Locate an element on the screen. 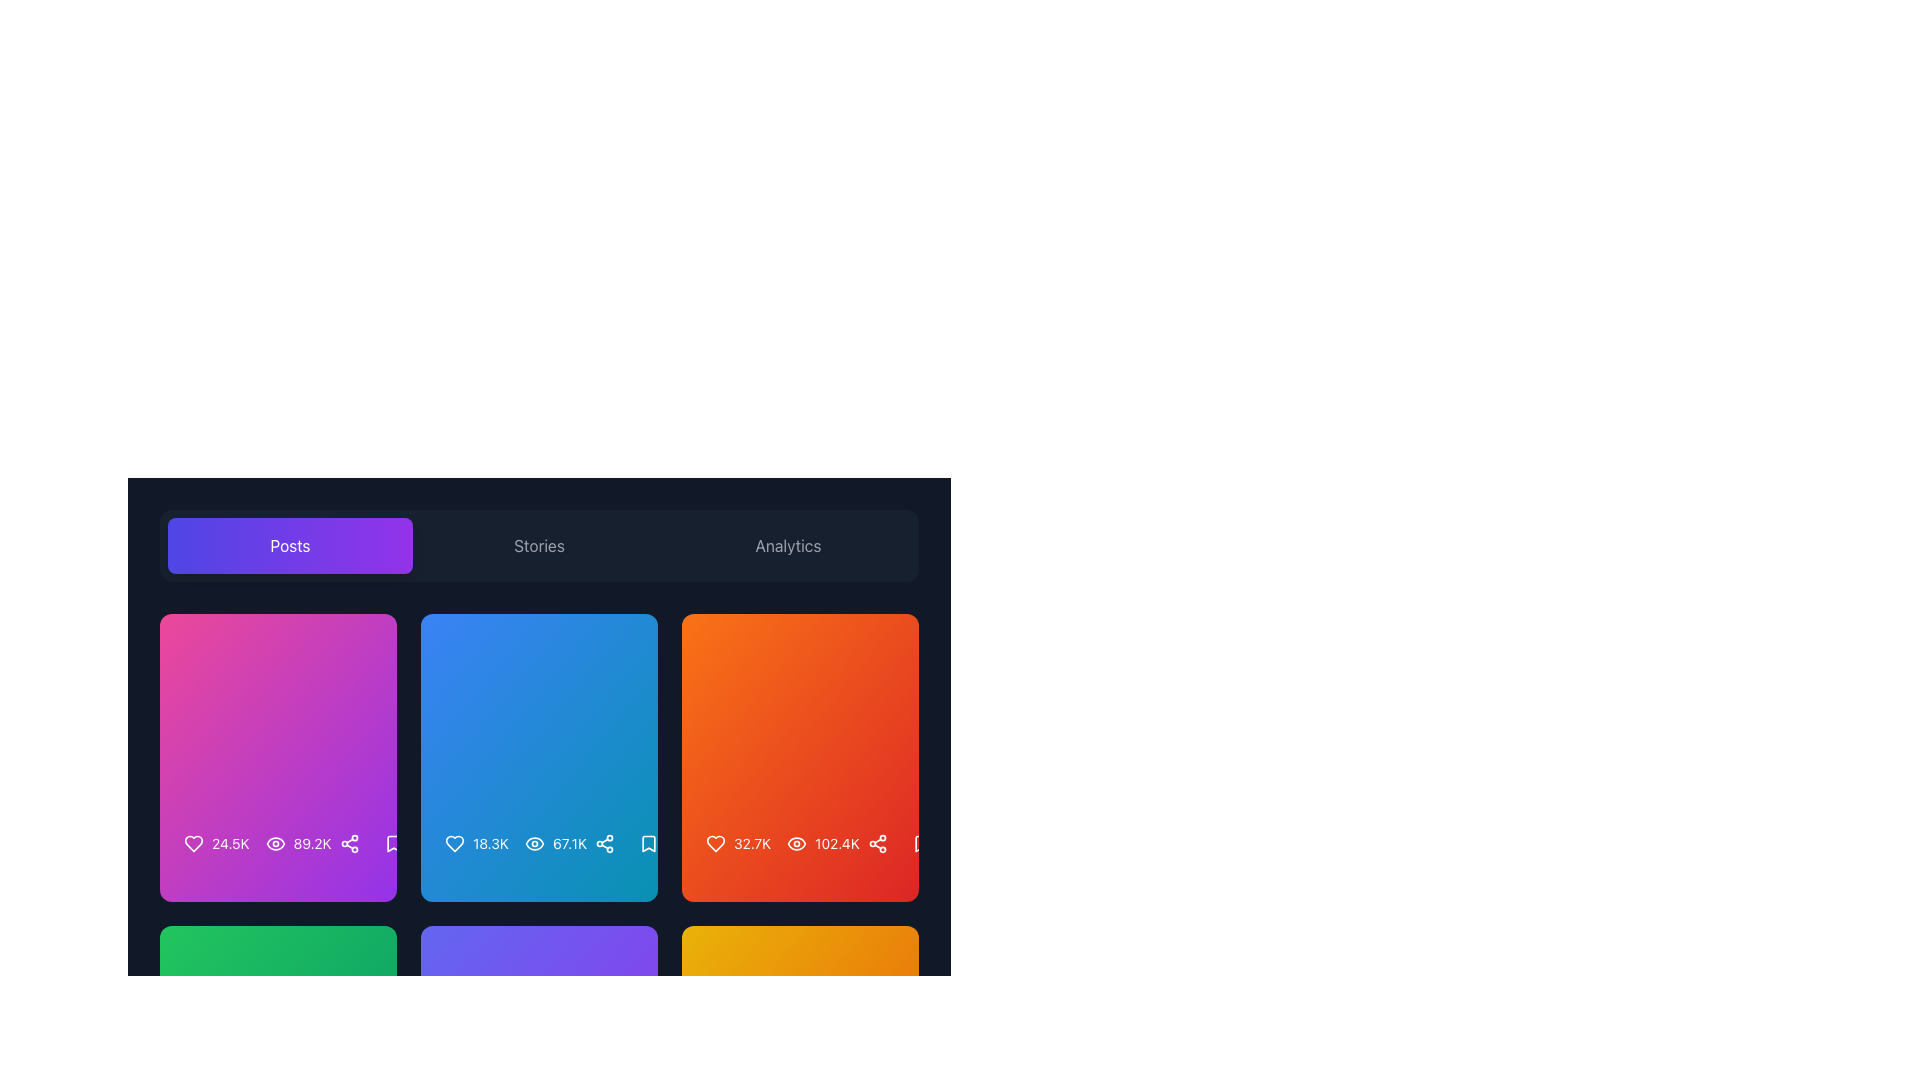 This screenshot has height=1080, width=1920. the Text label located in the bottom-left region of the purple-pink gradient card, which represents the number of likes or engagements, positioned next to a heart icon and a numerical view count is located at coordinates (230, 844).